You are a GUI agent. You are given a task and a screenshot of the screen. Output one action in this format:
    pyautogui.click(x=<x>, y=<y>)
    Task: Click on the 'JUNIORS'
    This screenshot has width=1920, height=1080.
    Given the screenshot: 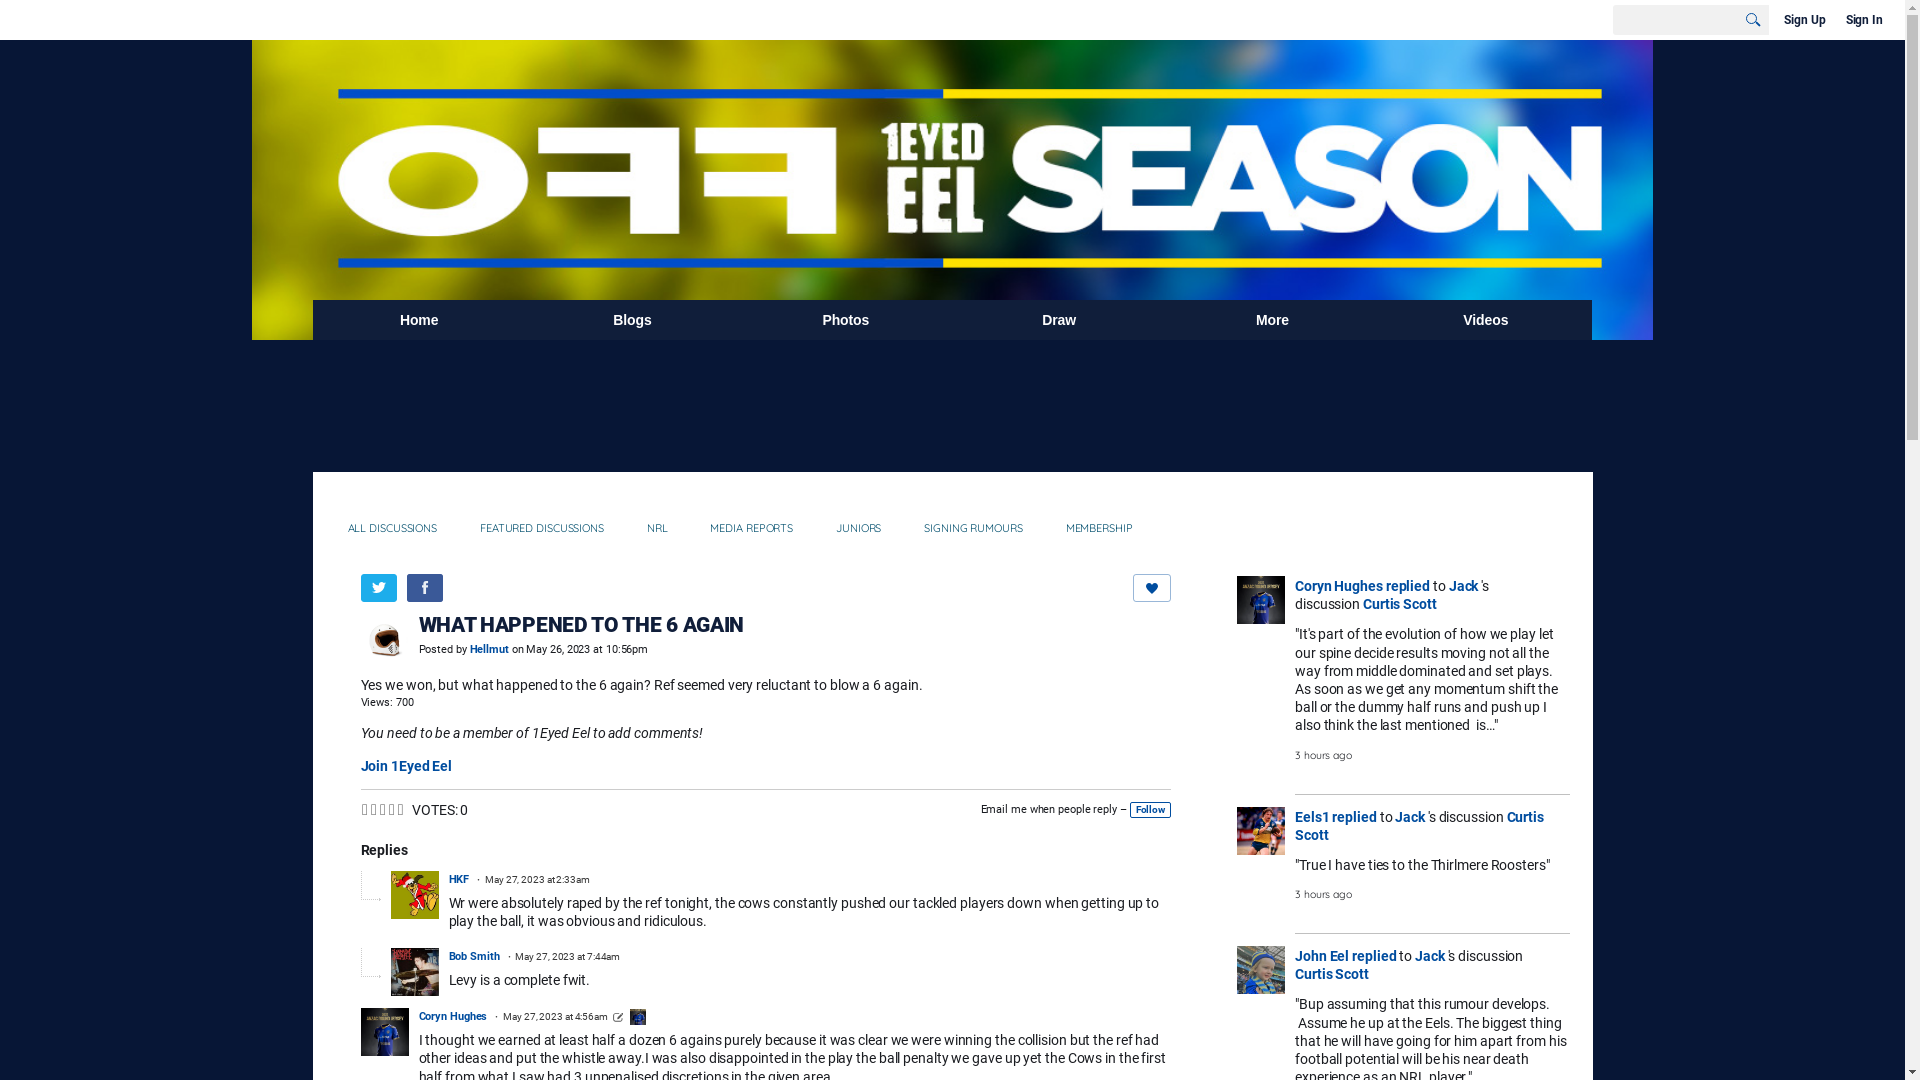 What is the action you would take?
    pyautogui.click(x=825, y=527)
    